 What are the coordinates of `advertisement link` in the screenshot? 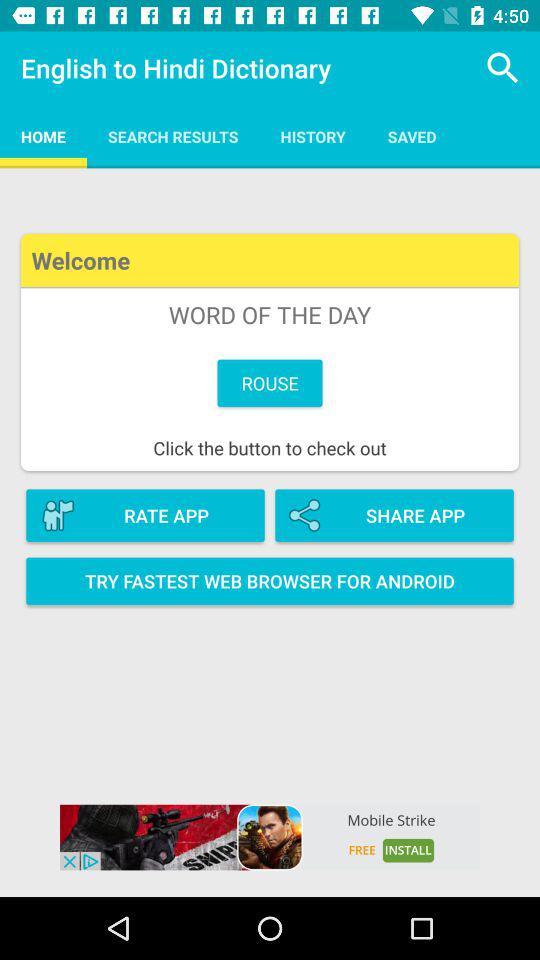 It's located at (270, 837).